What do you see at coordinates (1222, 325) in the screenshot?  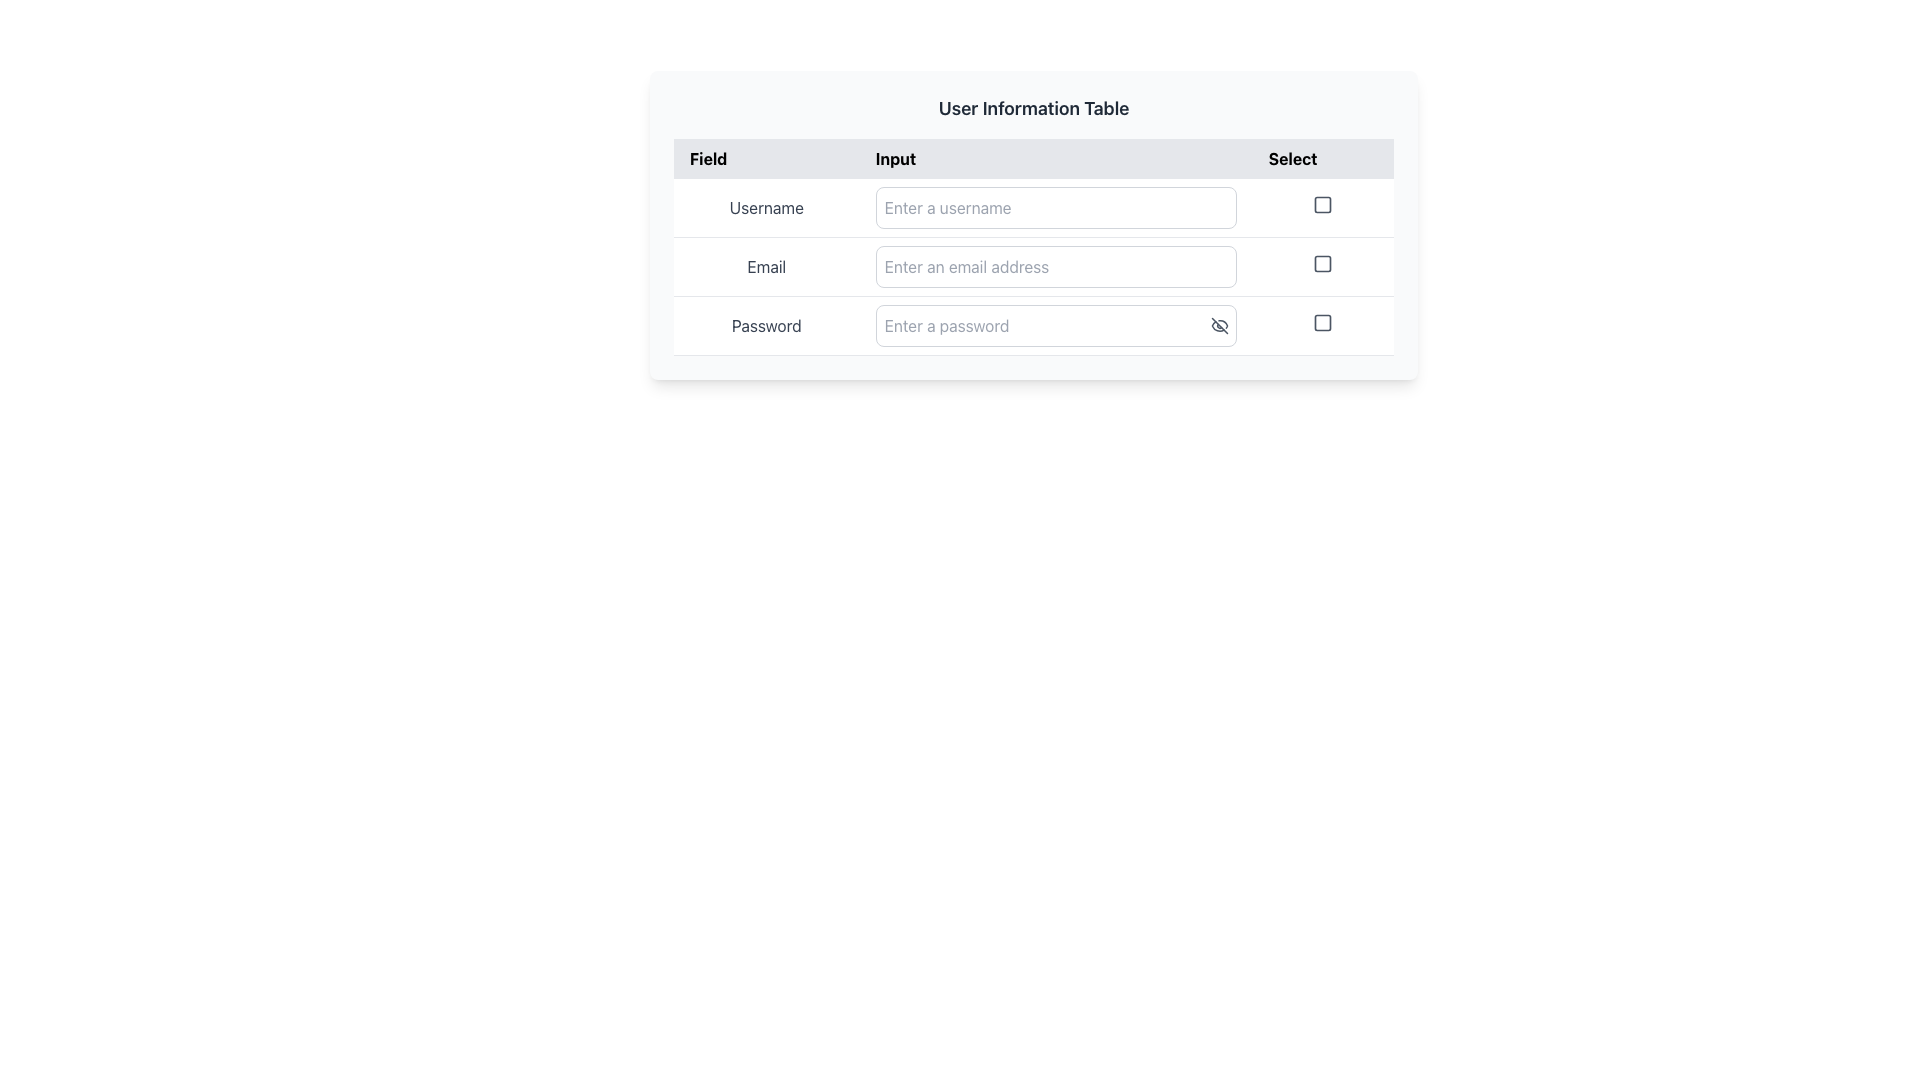 I see `the eye-slash icon button located at the far right of the 'Enter a password' input box in the 'Password' field of the 'User Information Table'` at bounding box center [1222, 325].